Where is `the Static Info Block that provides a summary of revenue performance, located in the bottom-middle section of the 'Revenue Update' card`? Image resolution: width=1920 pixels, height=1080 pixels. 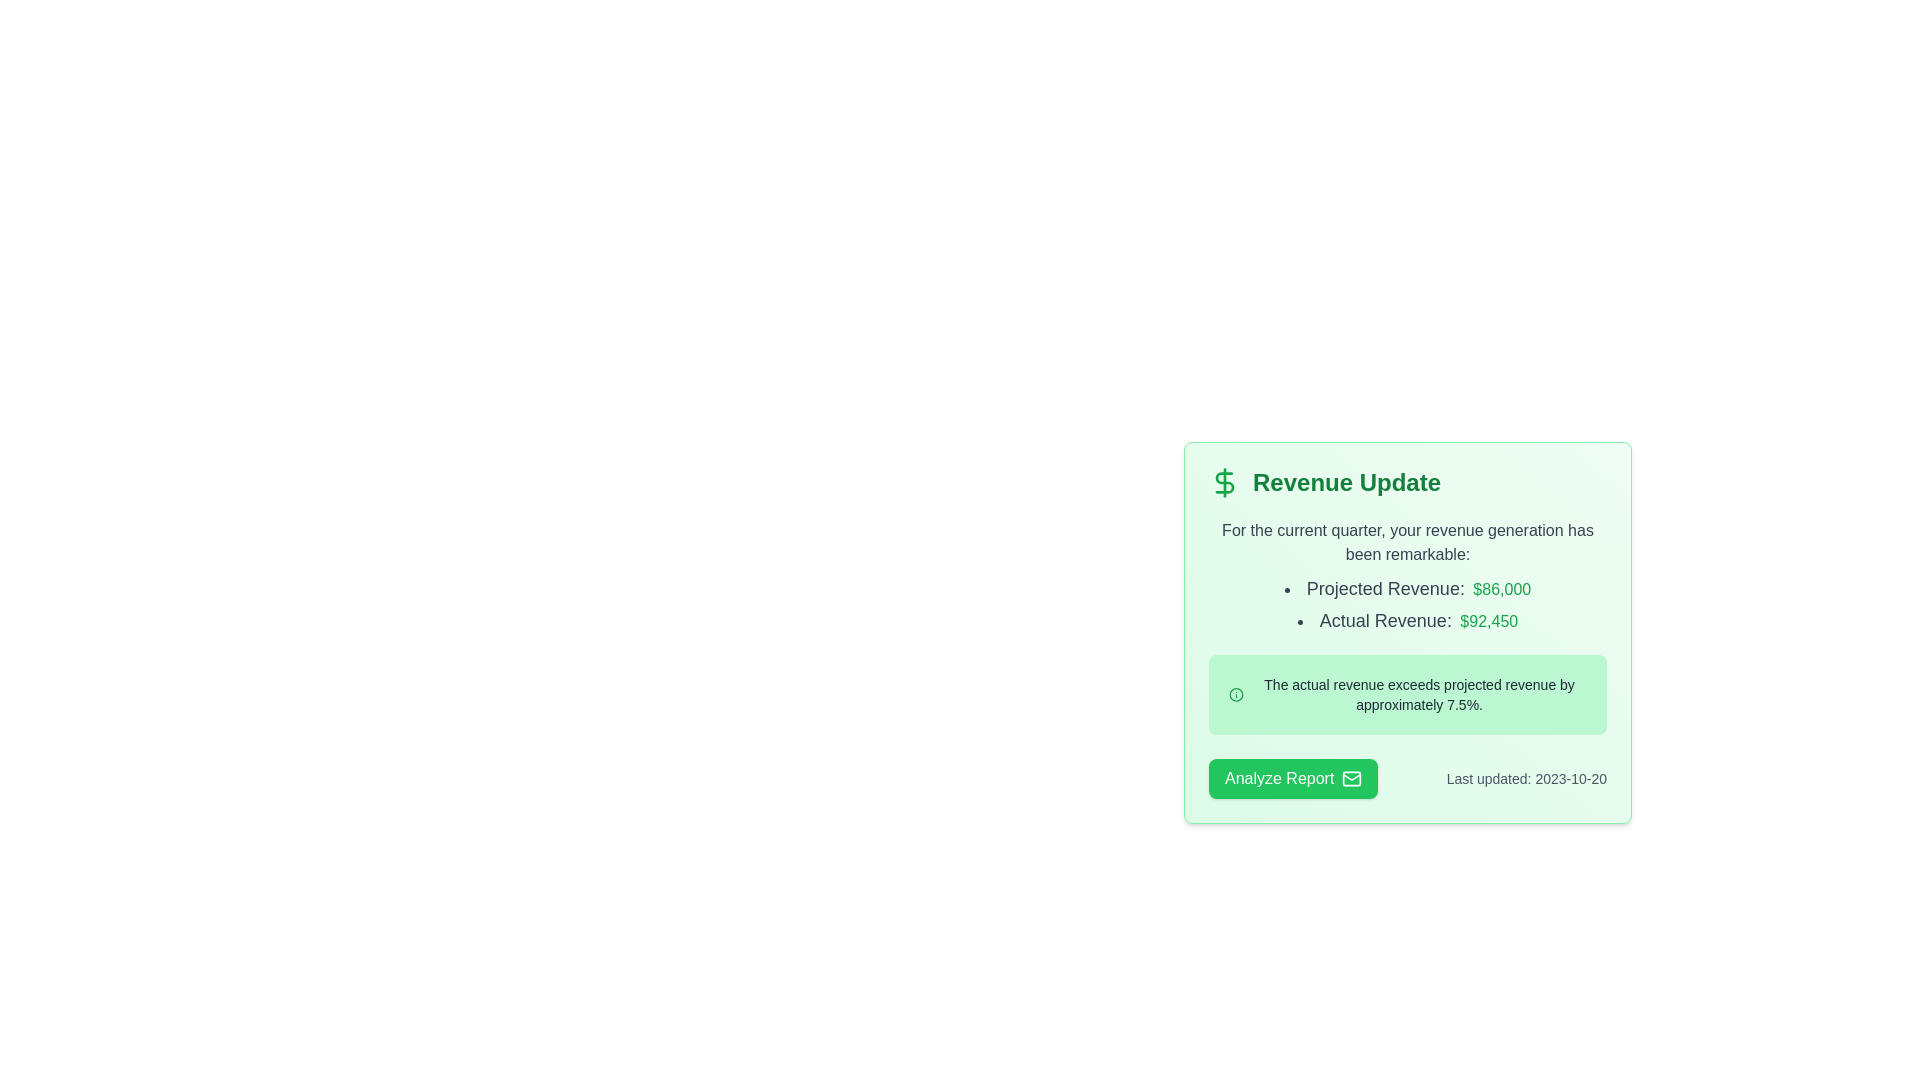
the Static Info Block that provides a summary of revenue performance, located in the bottom-middle section of the 'Revenue Update' card is located at coordinates (1406, 693).